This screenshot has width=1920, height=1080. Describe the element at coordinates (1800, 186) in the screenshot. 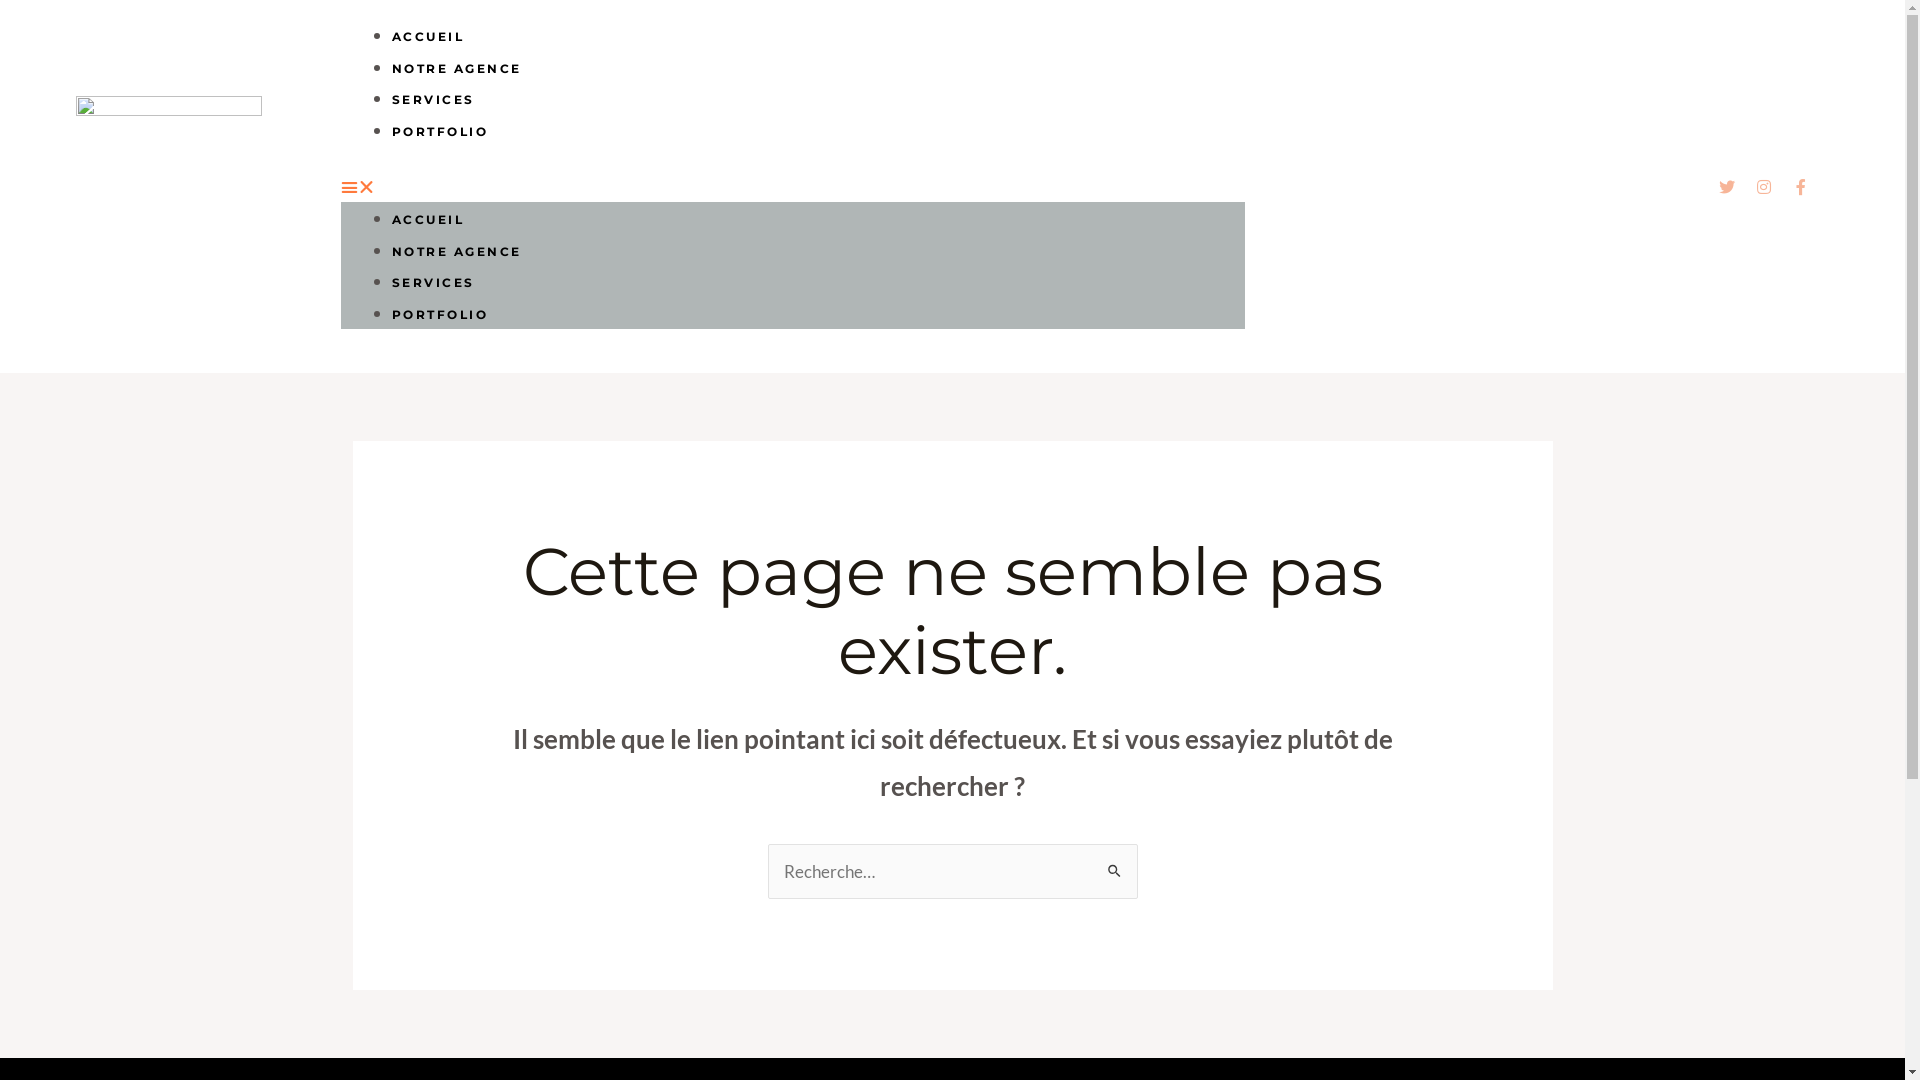

I see `'Facebook-f'` at that location.